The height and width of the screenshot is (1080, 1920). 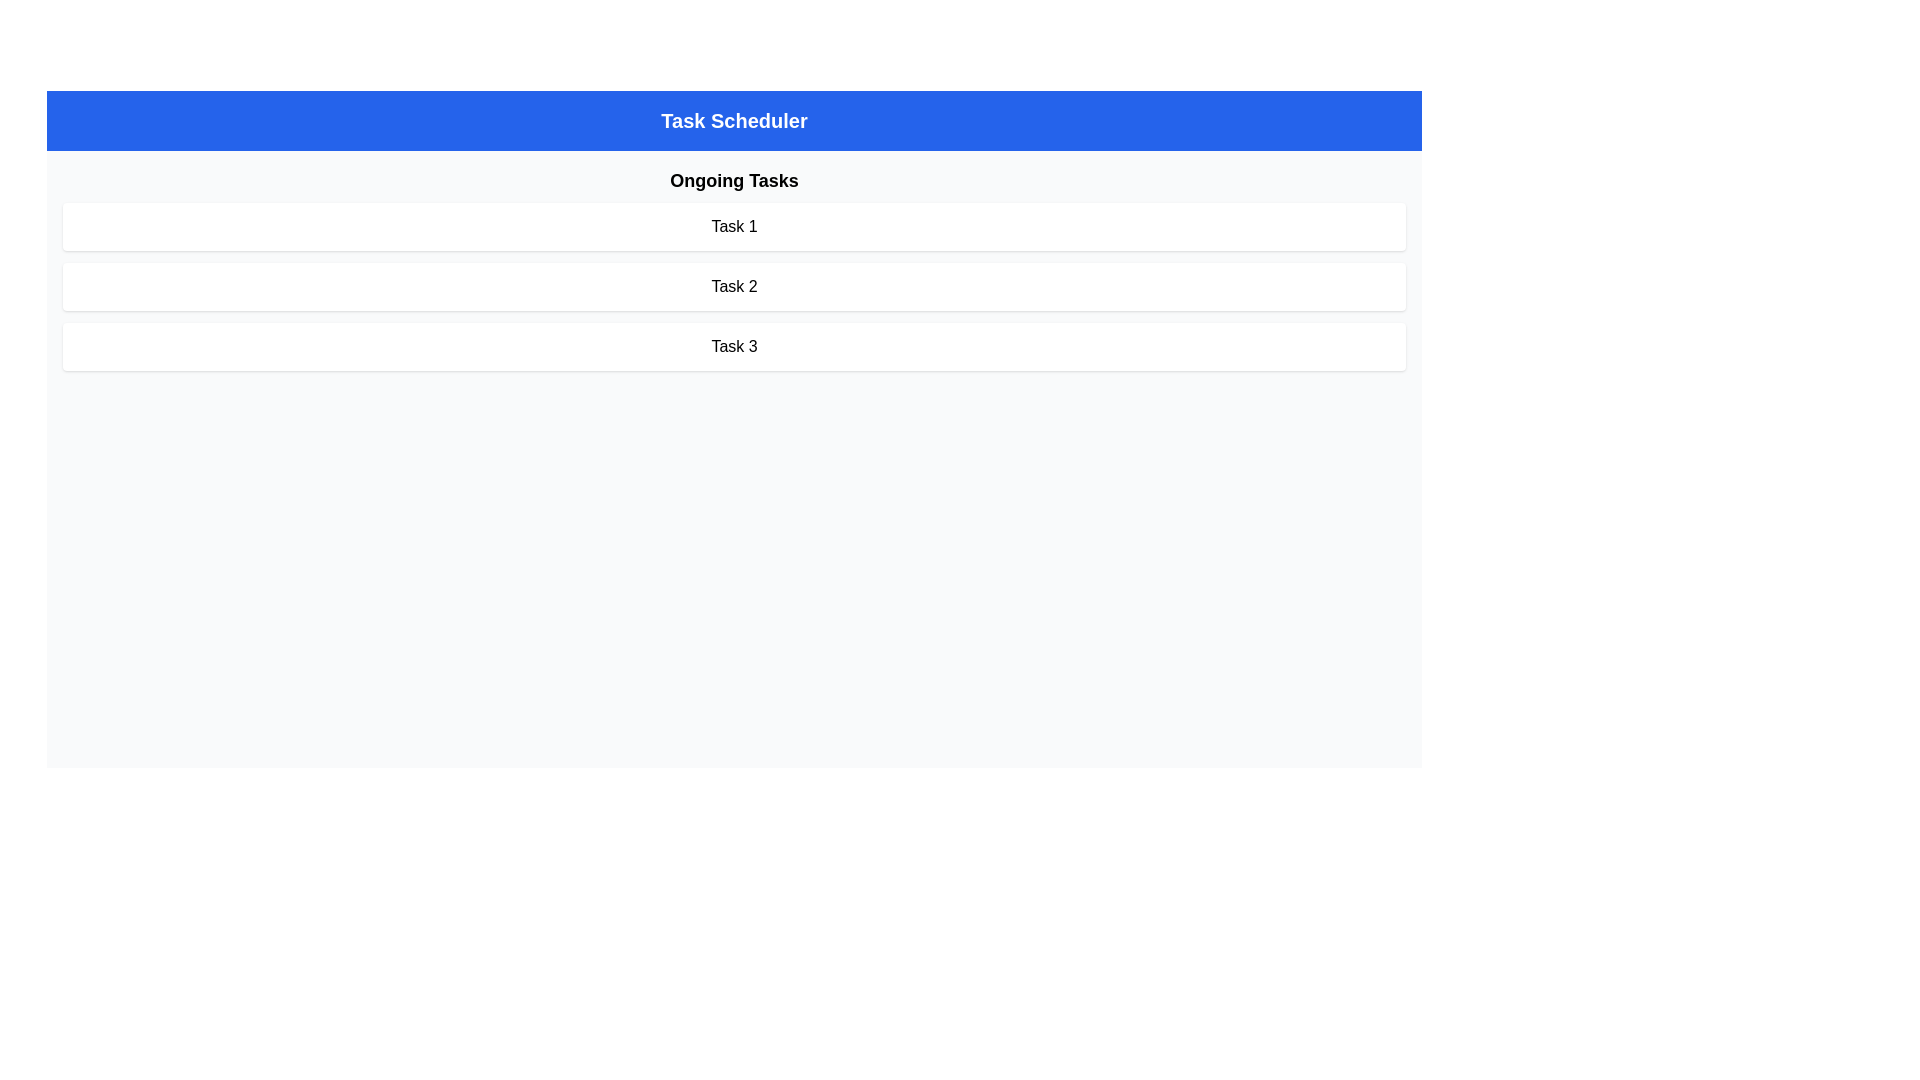 What do you see at coordinates (733, 286) in the screenshot?
I see `the second task label, which is labeled 'Task 2'` at bounding box center [733, 286].